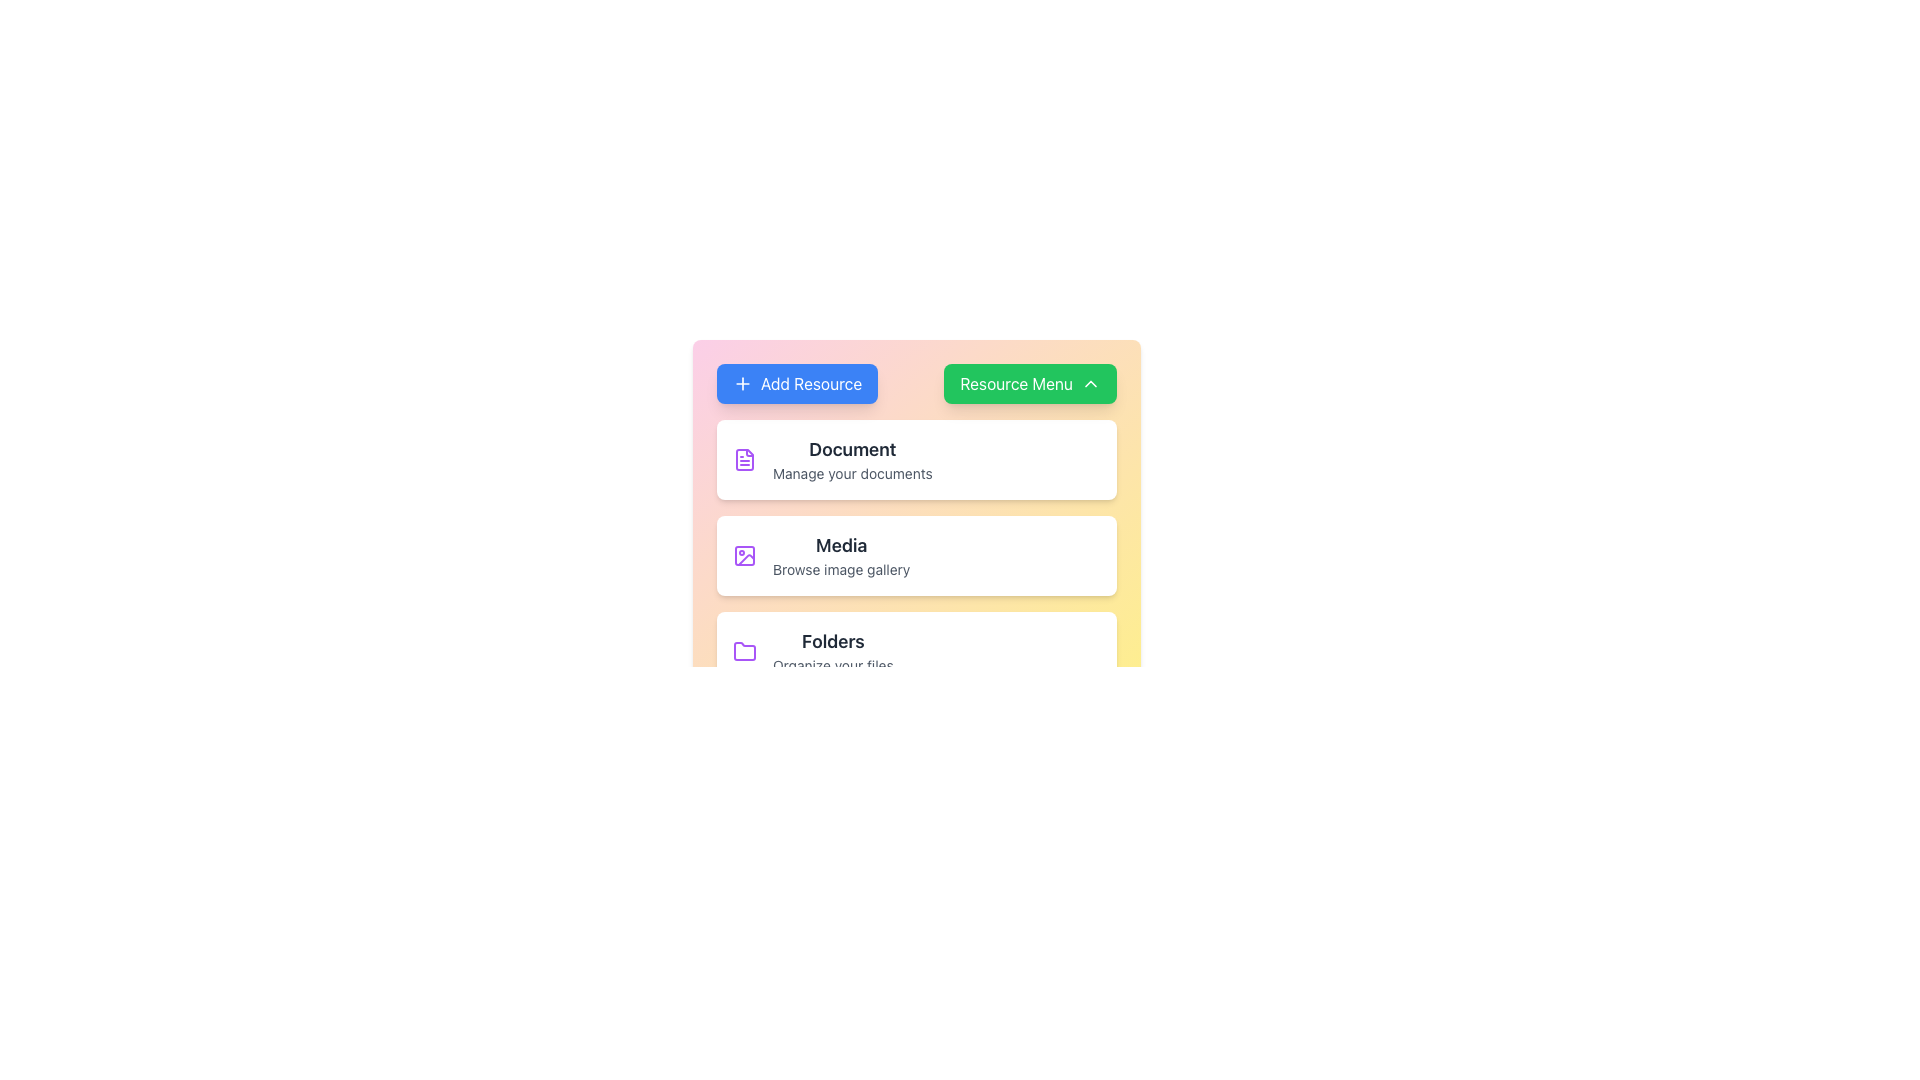 The image size is (1920, 1080). I want to click on the document management icon, which is the first icon in the list and is located to the left of the text 'Document' on the first card, so click(743, 459).